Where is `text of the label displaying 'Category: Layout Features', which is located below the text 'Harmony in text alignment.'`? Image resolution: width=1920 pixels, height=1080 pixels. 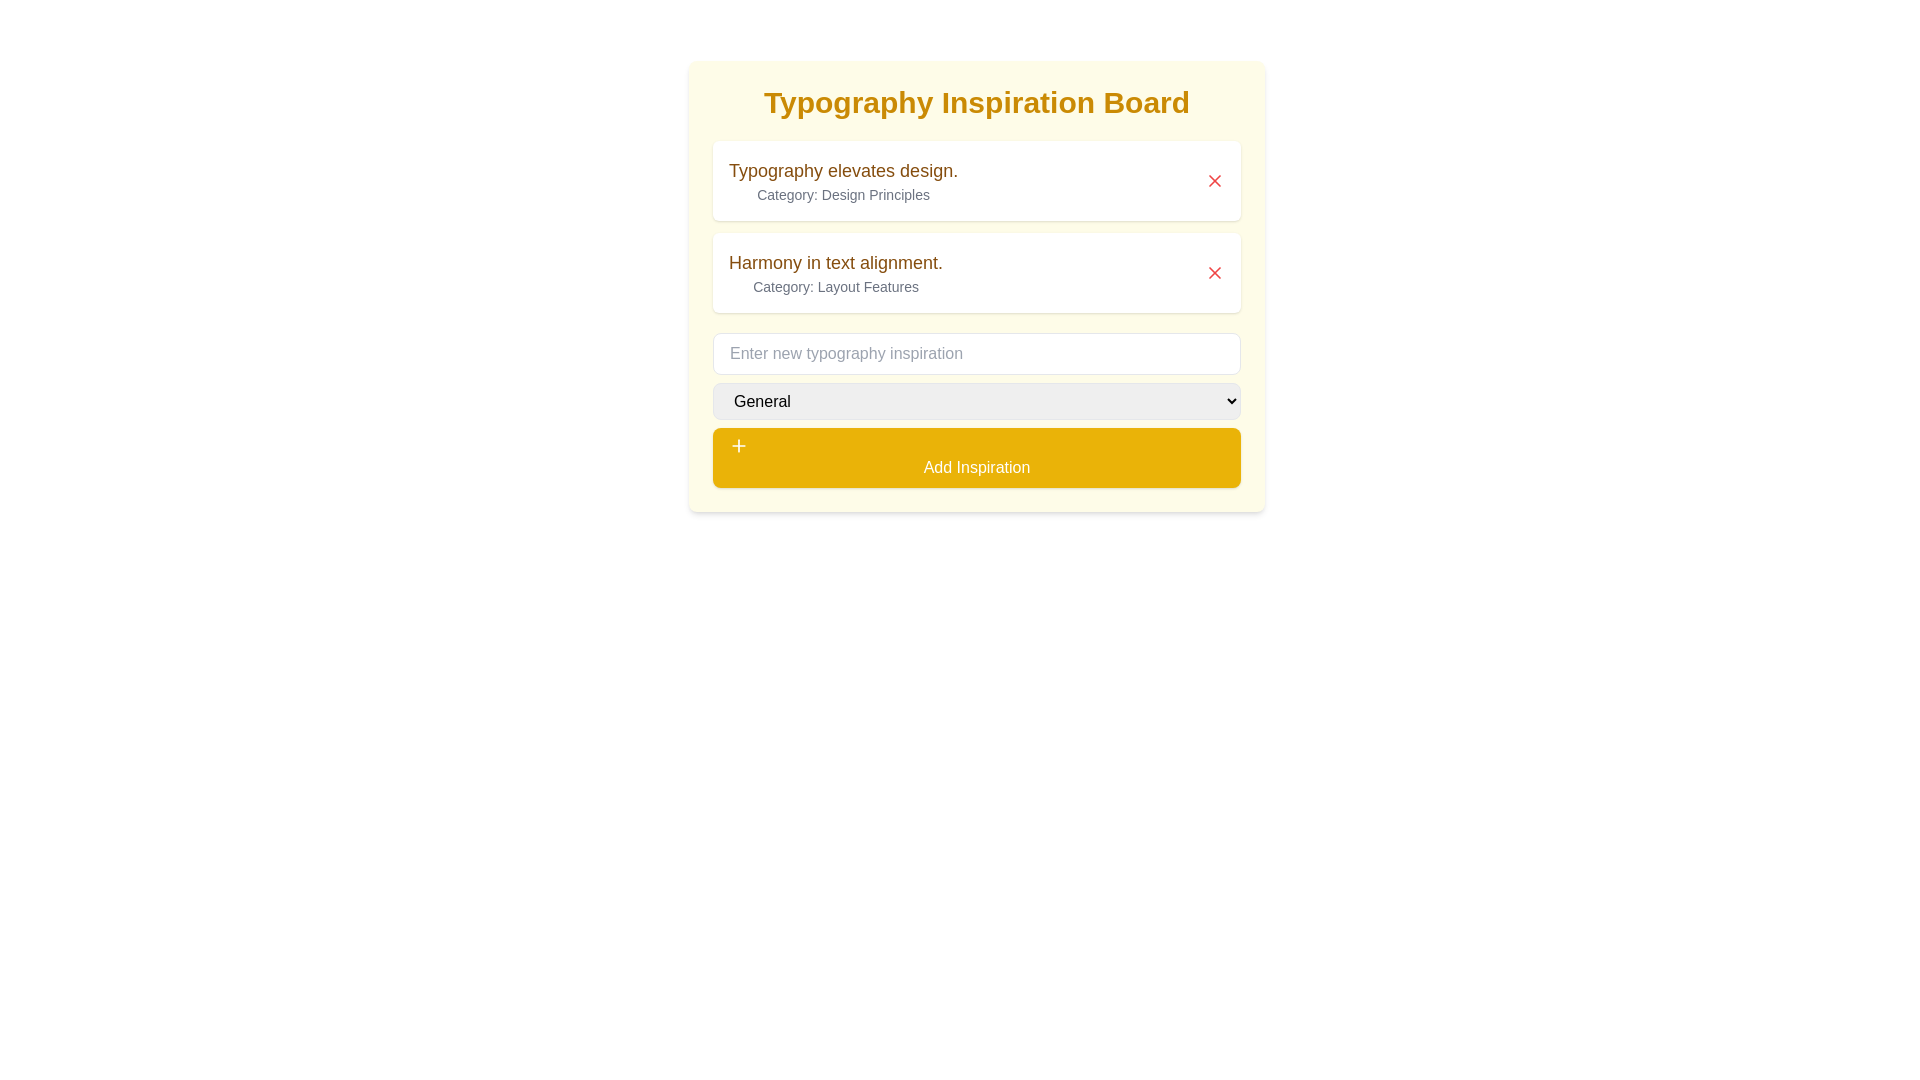 text of the label displaying 'Category: Layout Features', which is located below the text 'Harmony in text alignment.' is located at coordinates (835, 286).